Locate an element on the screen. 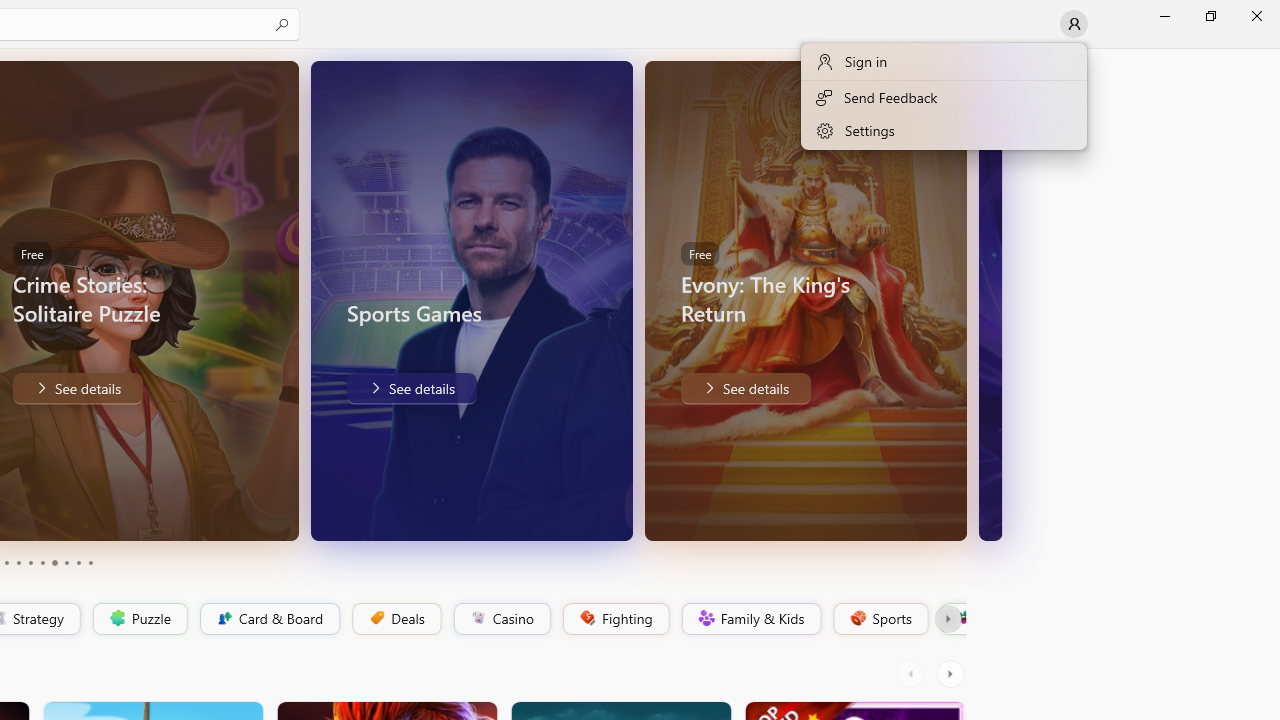 The image size is (1280, 720). 'Sports' is located at coordinates (879, 618).